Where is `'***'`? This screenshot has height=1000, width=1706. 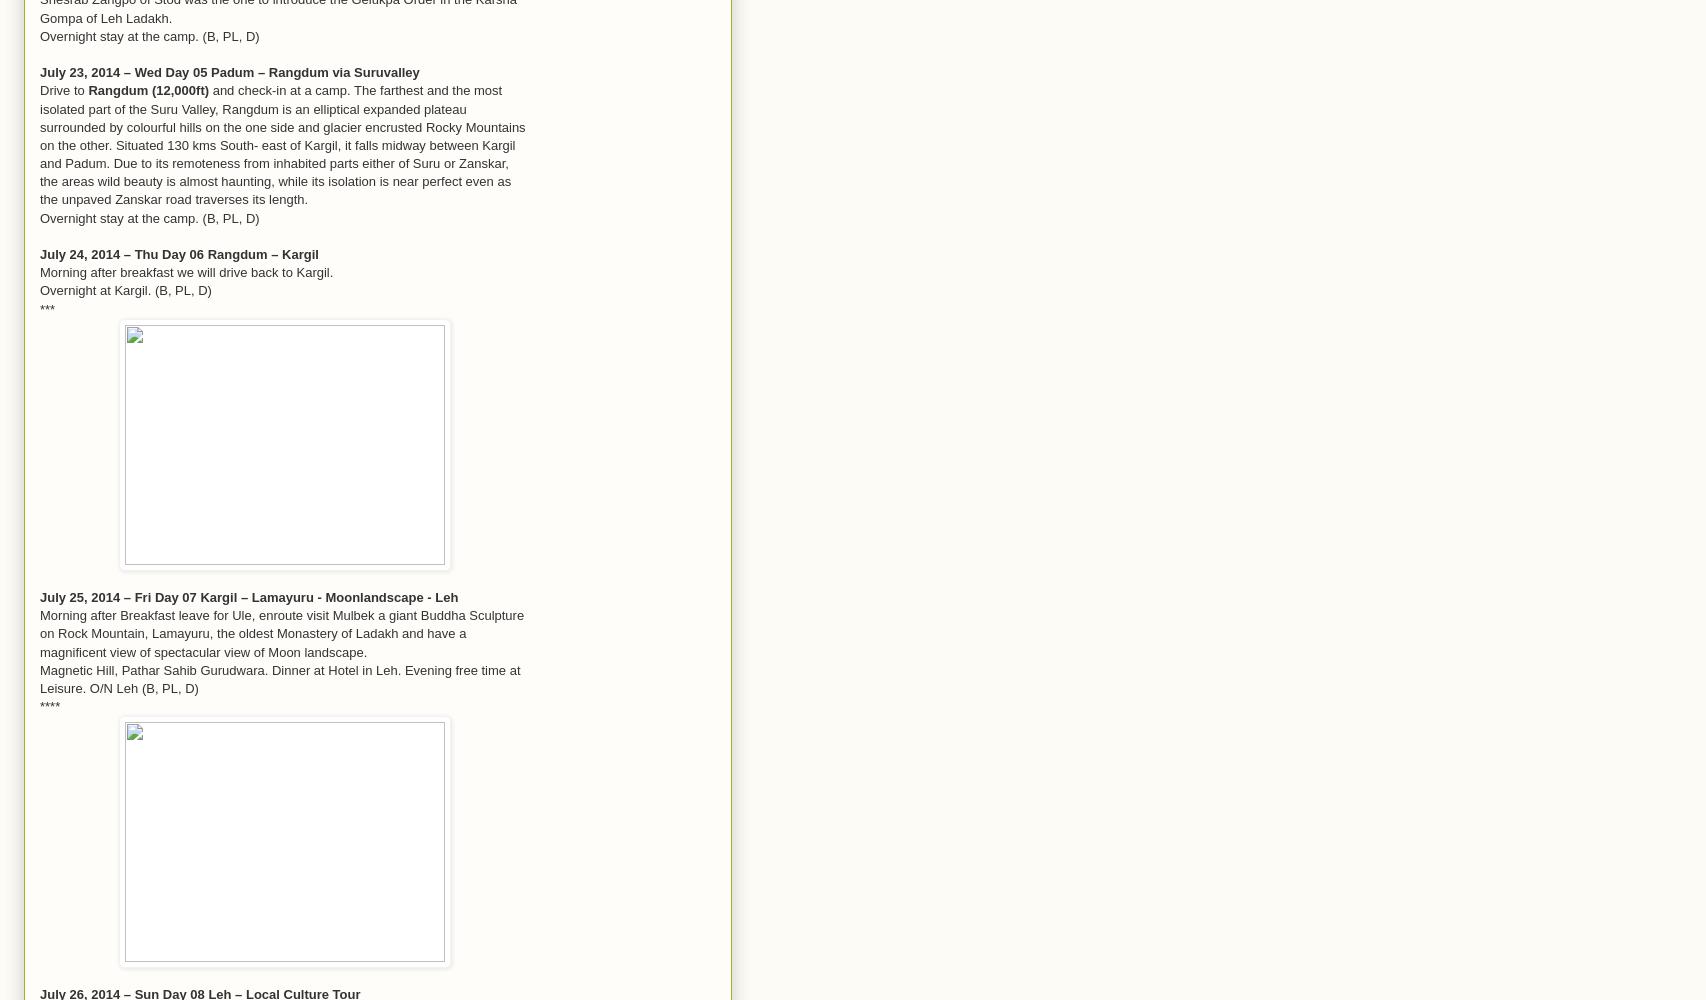 '***' is located at coordinates (47, 308).